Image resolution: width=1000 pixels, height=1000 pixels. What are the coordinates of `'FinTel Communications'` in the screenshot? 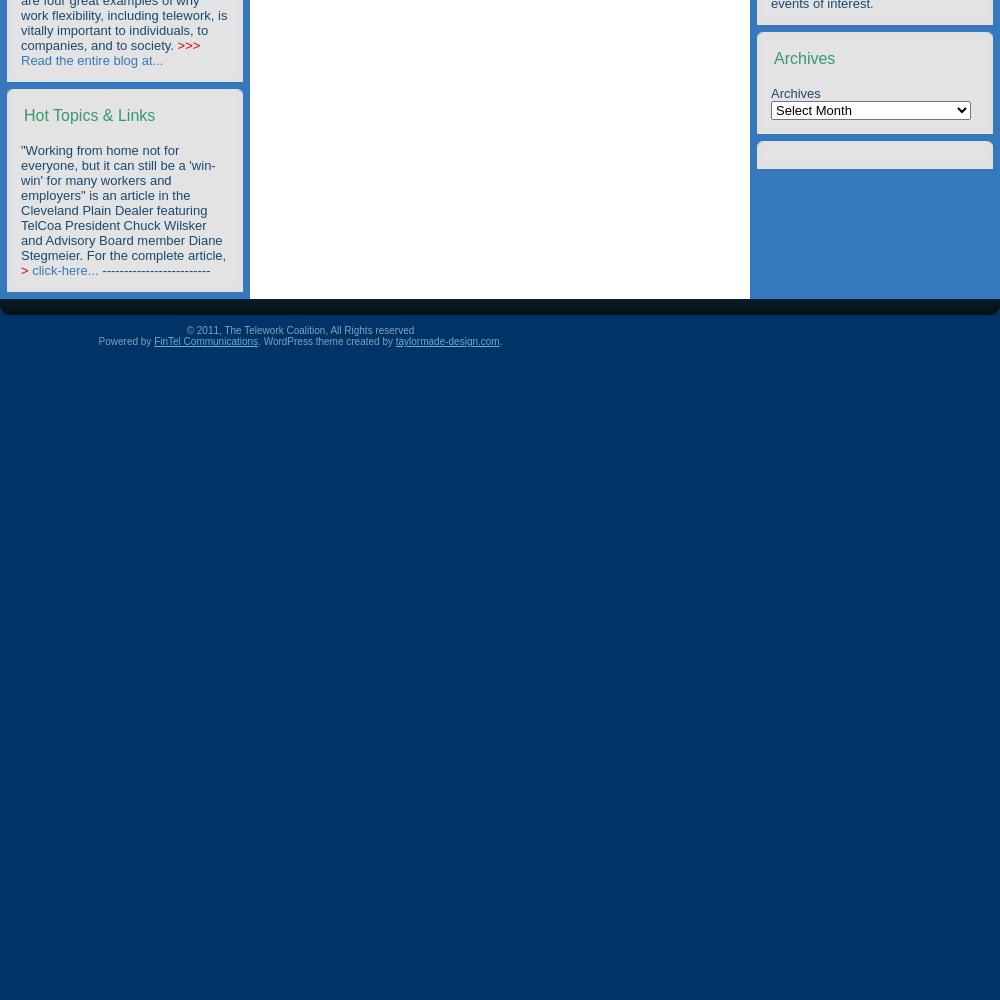 It's located at (205, 340).